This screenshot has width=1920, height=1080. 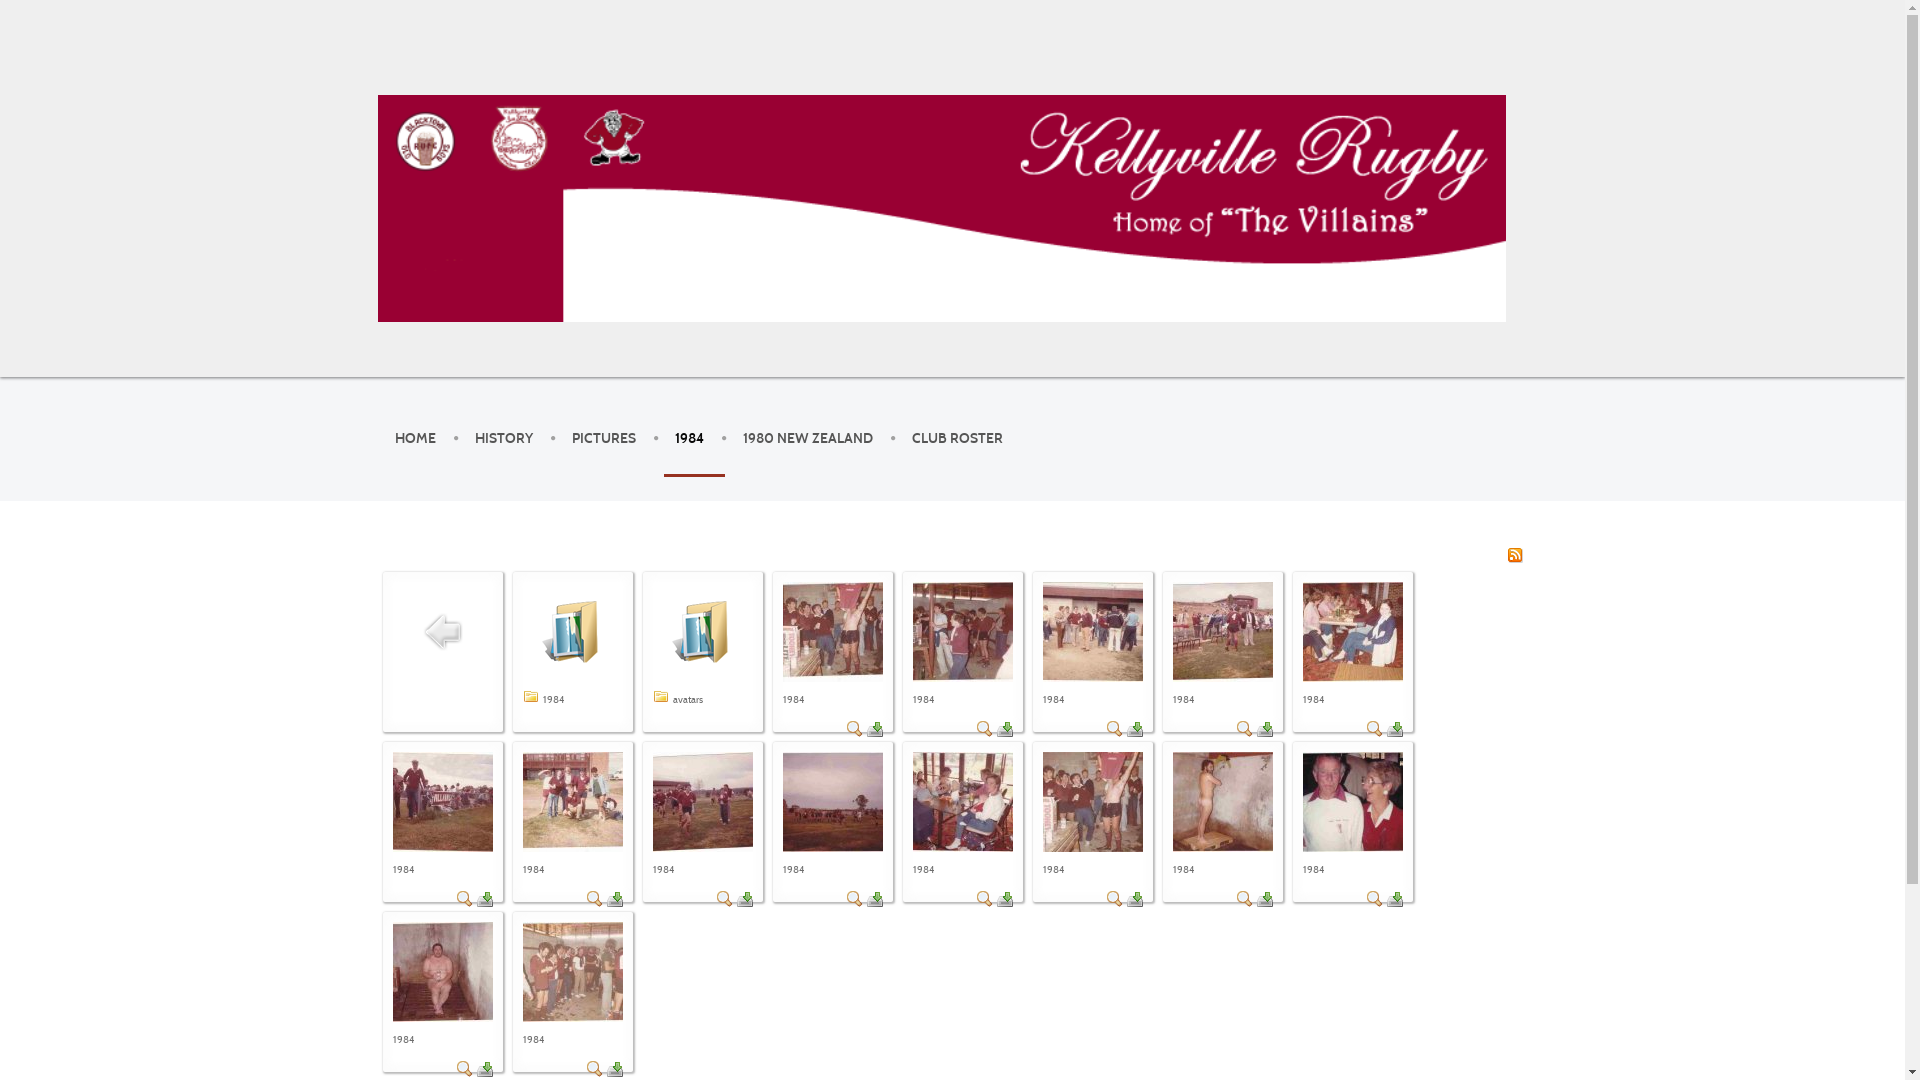 What do you see at coordinates (724, 438) in the screenshot?
I see `'1980 NEW ZEALAND'` at bounding box center [724, 438].